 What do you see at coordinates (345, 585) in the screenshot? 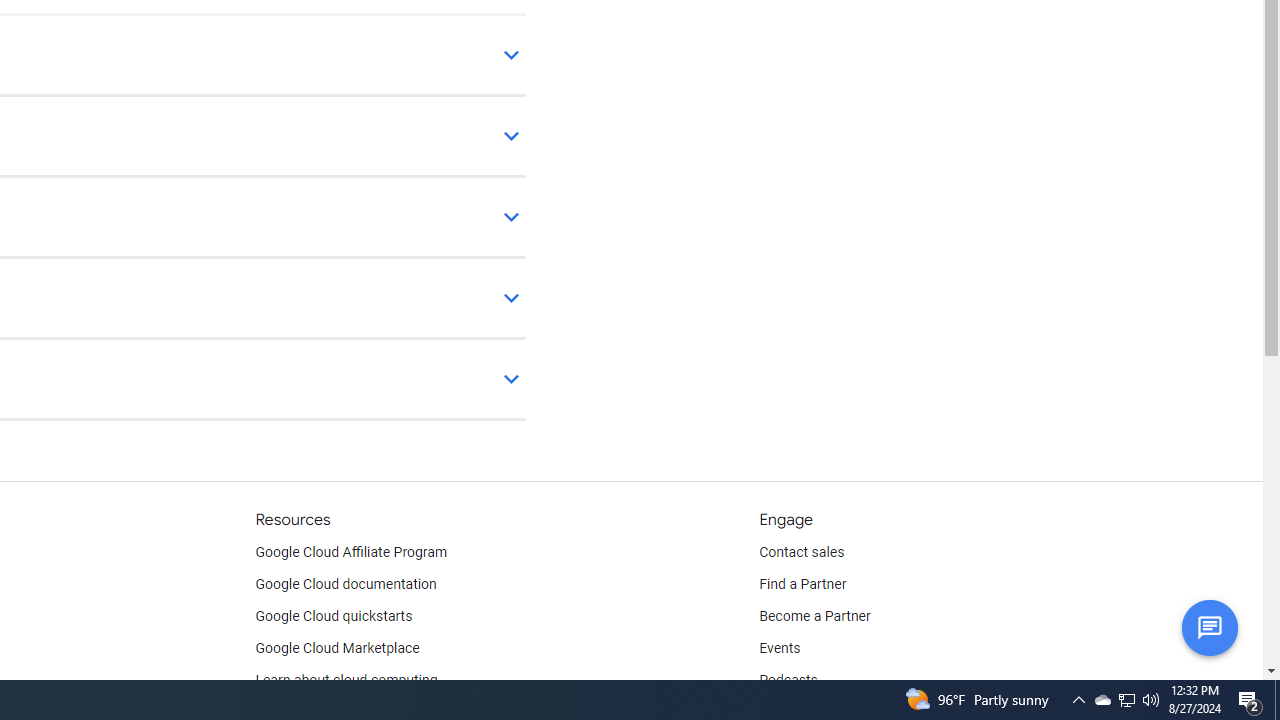
I see `'Google Cloud documentation'` at bounding box center [345, 585].